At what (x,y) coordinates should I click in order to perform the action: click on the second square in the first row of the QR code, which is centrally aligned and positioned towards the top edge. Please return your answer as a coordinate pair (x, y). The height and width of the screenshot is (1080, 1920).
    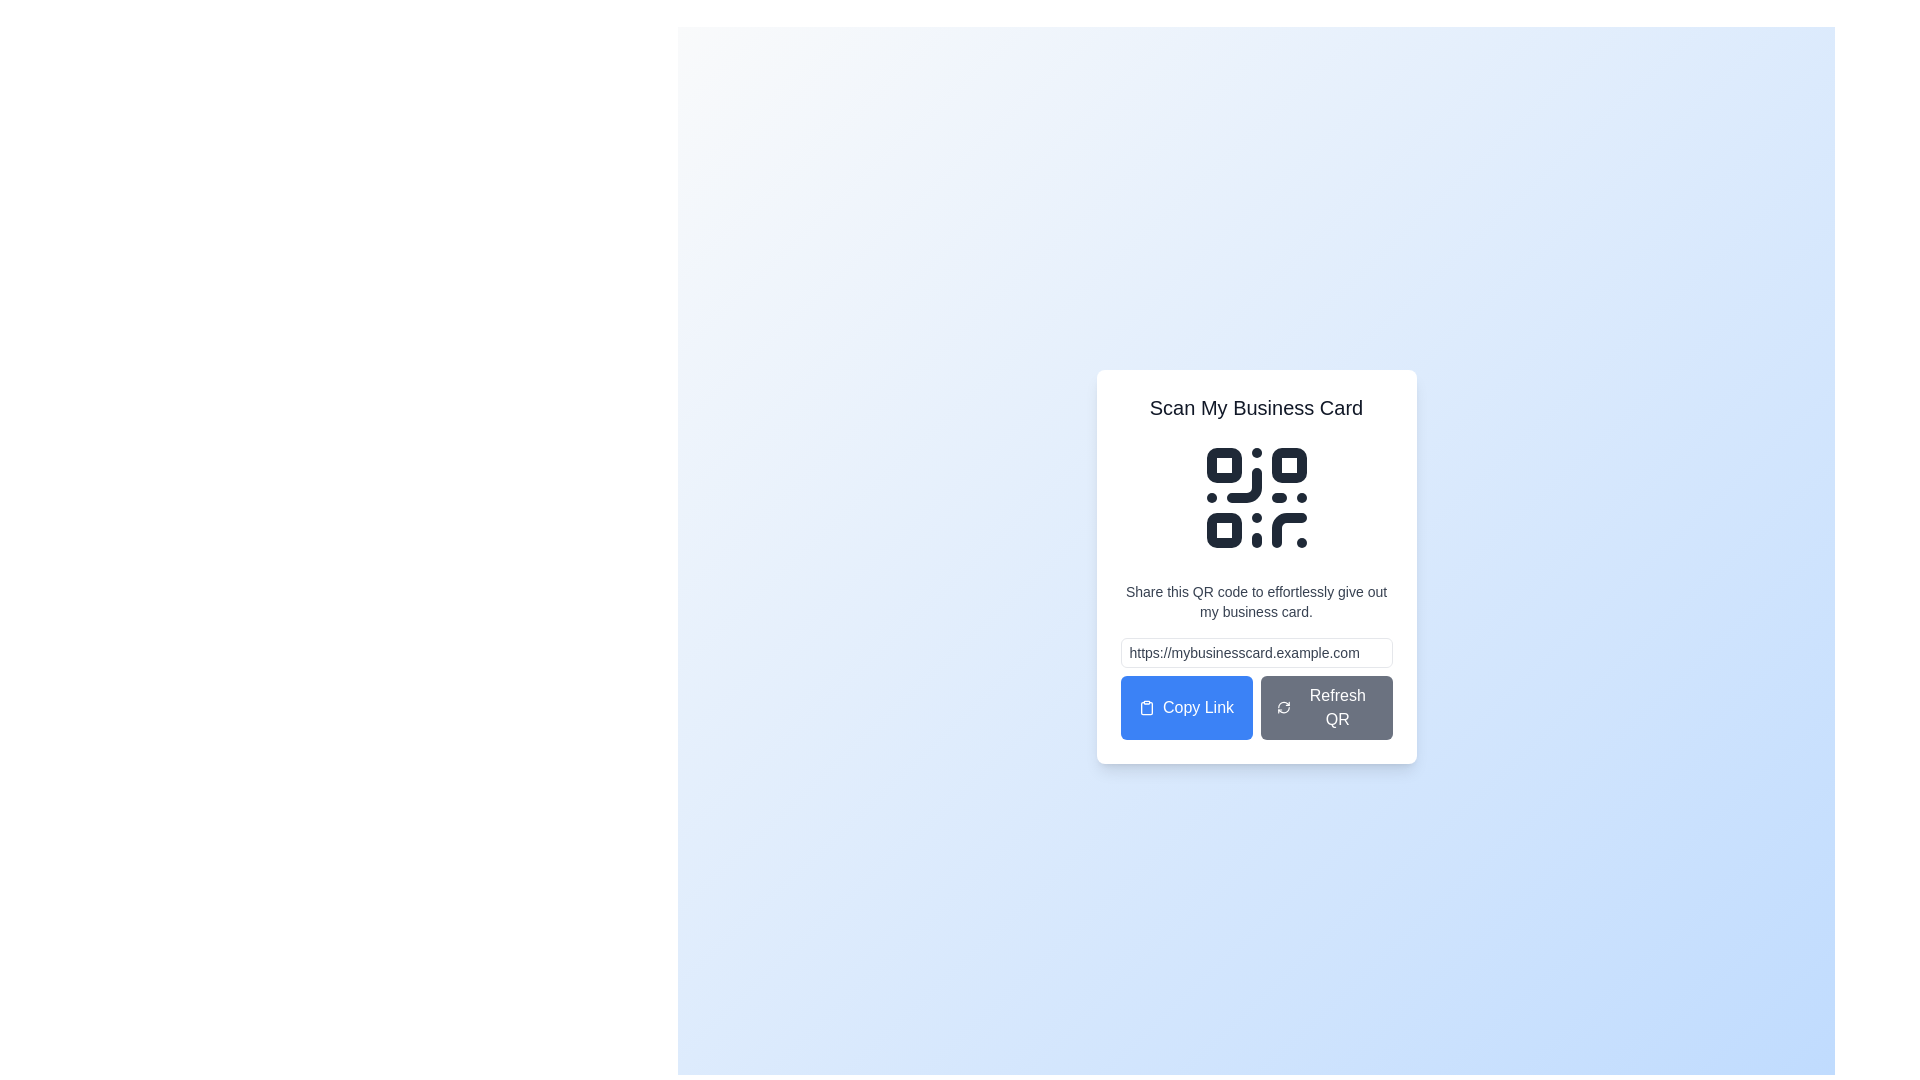
    Looking at the image, I should click on (1289, 465).